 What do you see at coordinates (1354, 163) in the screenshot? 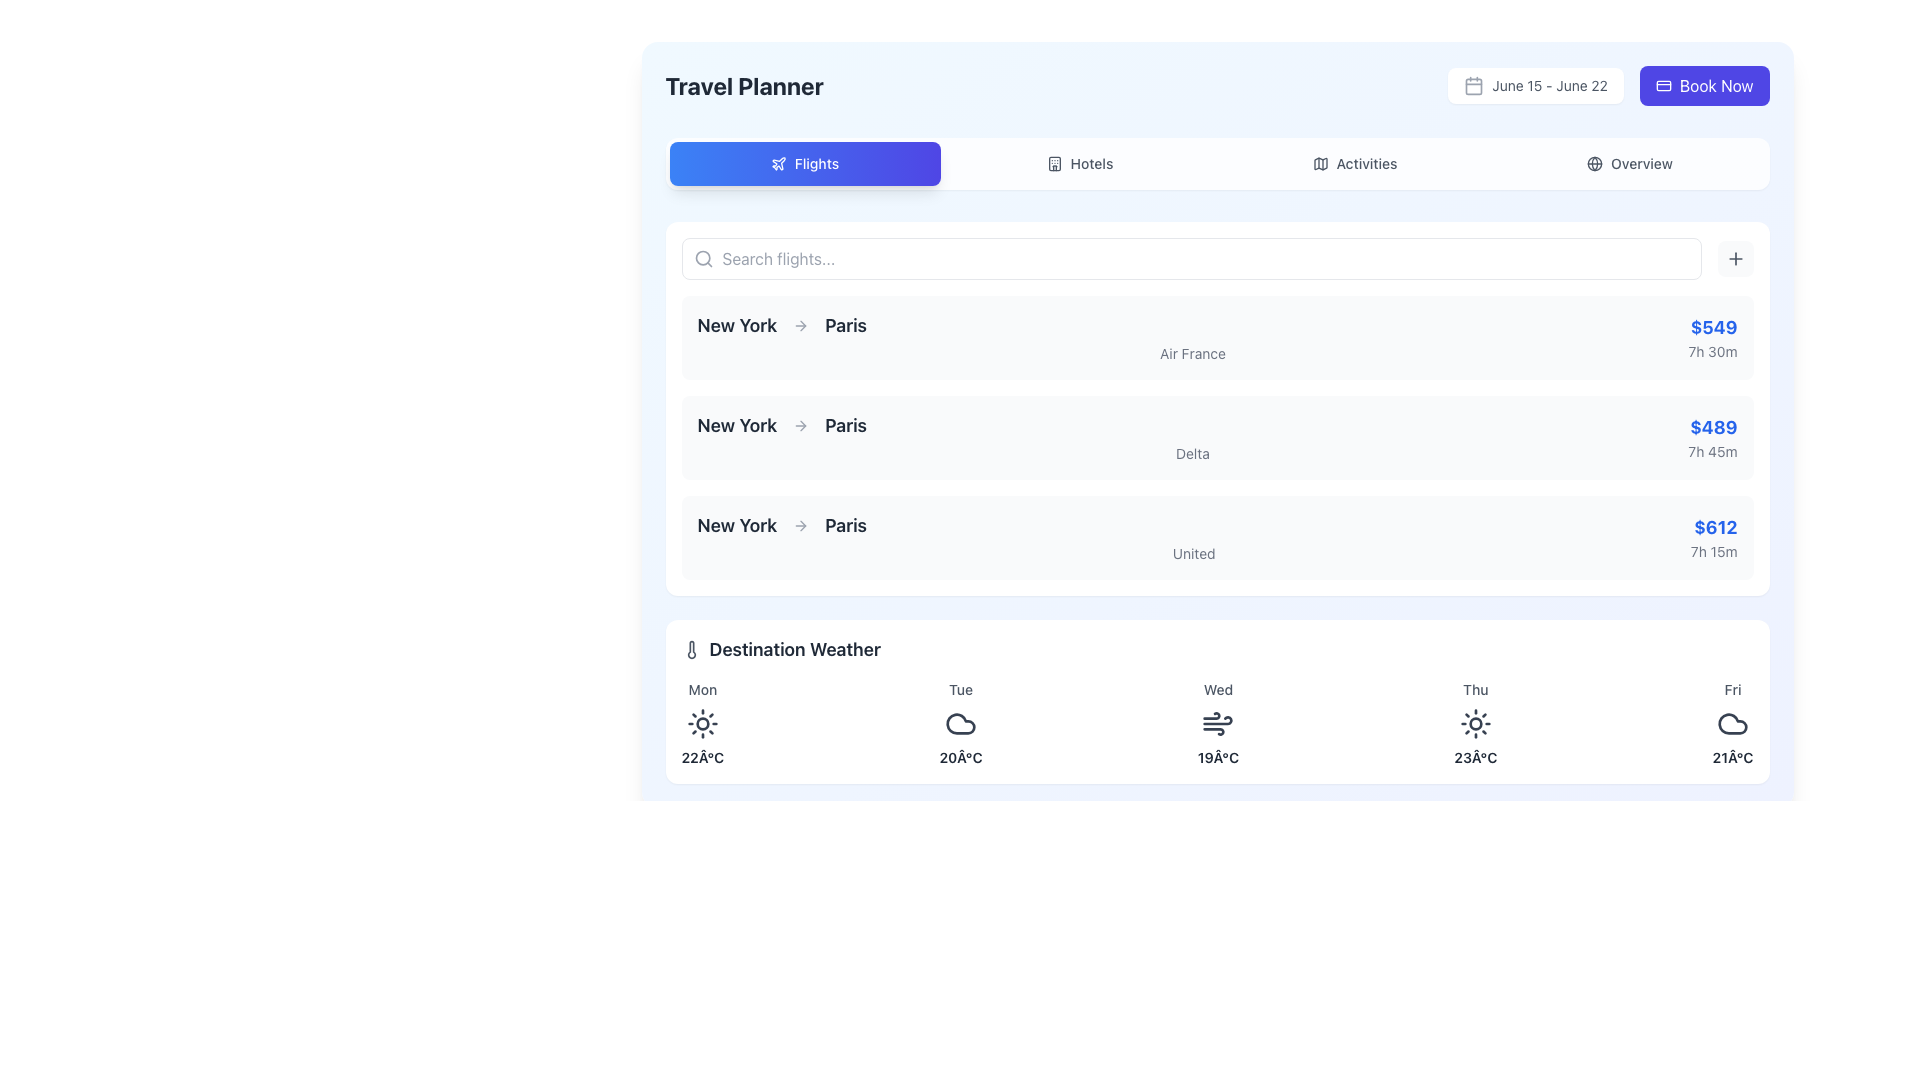
I see `the navigation tab button located in the third position of the horizontal navigation bar, which is situated between the 'Hotels' tab and the 'Overview' tab` at bounding box center [1354, 163].